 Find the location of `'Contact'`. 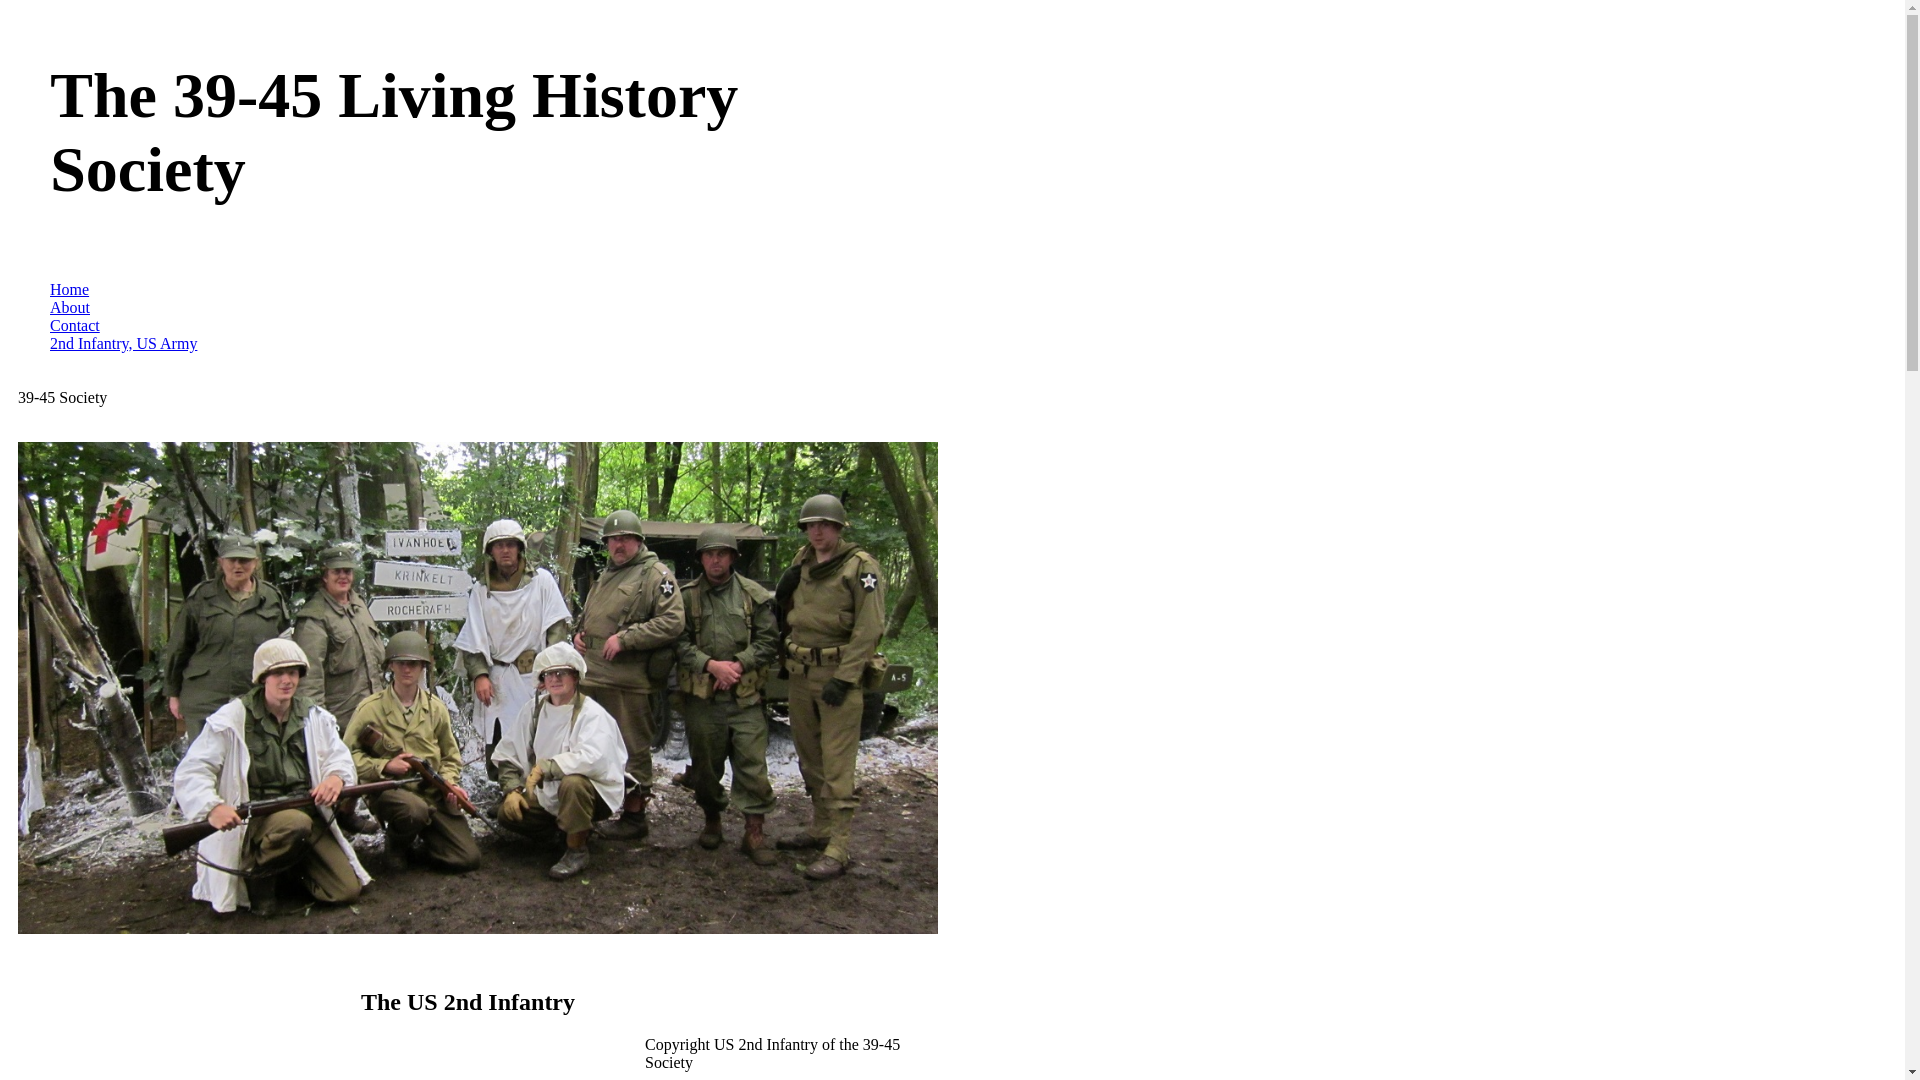

'Contact' is located at coordinates (75, 324).